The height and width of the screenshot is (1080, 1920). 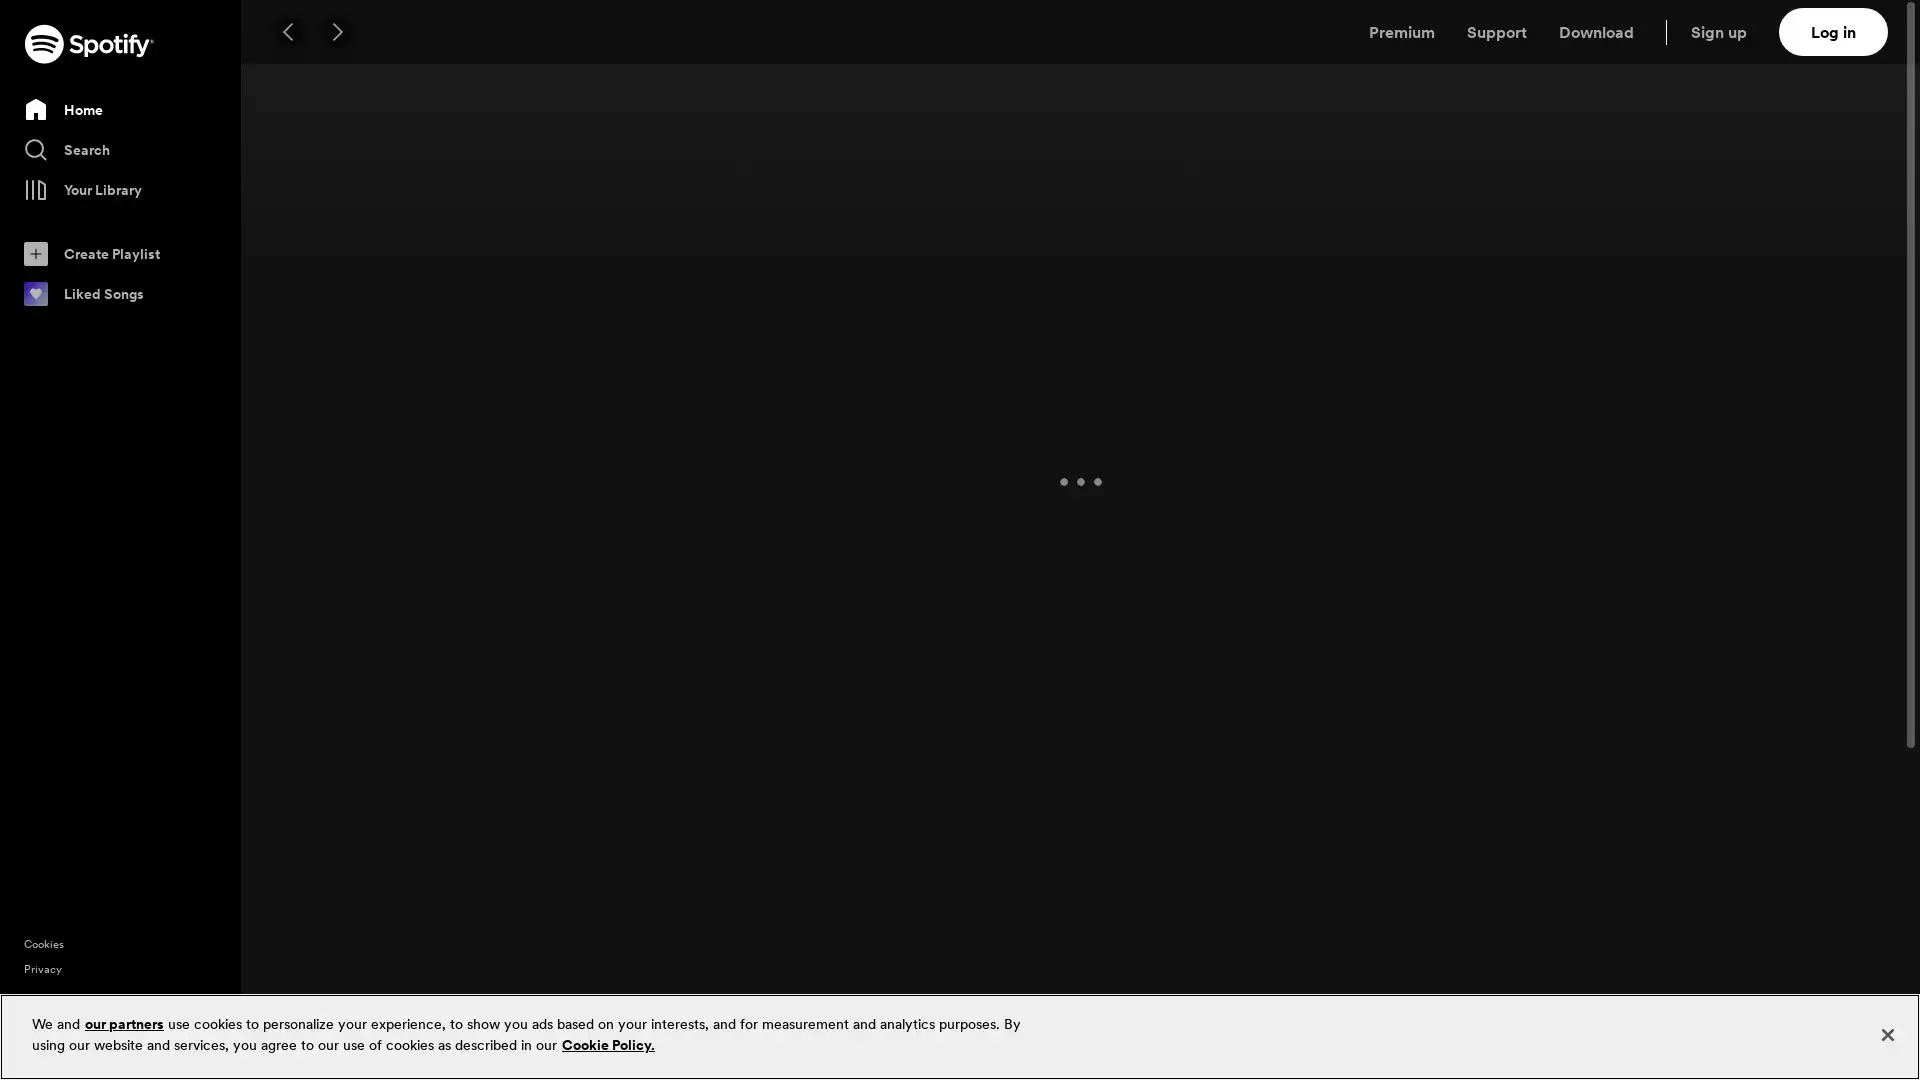 What do you see at coordinates (1429, 640) in the screenshot?
I see `Play White Noise` at bounding box center [1429, 640].